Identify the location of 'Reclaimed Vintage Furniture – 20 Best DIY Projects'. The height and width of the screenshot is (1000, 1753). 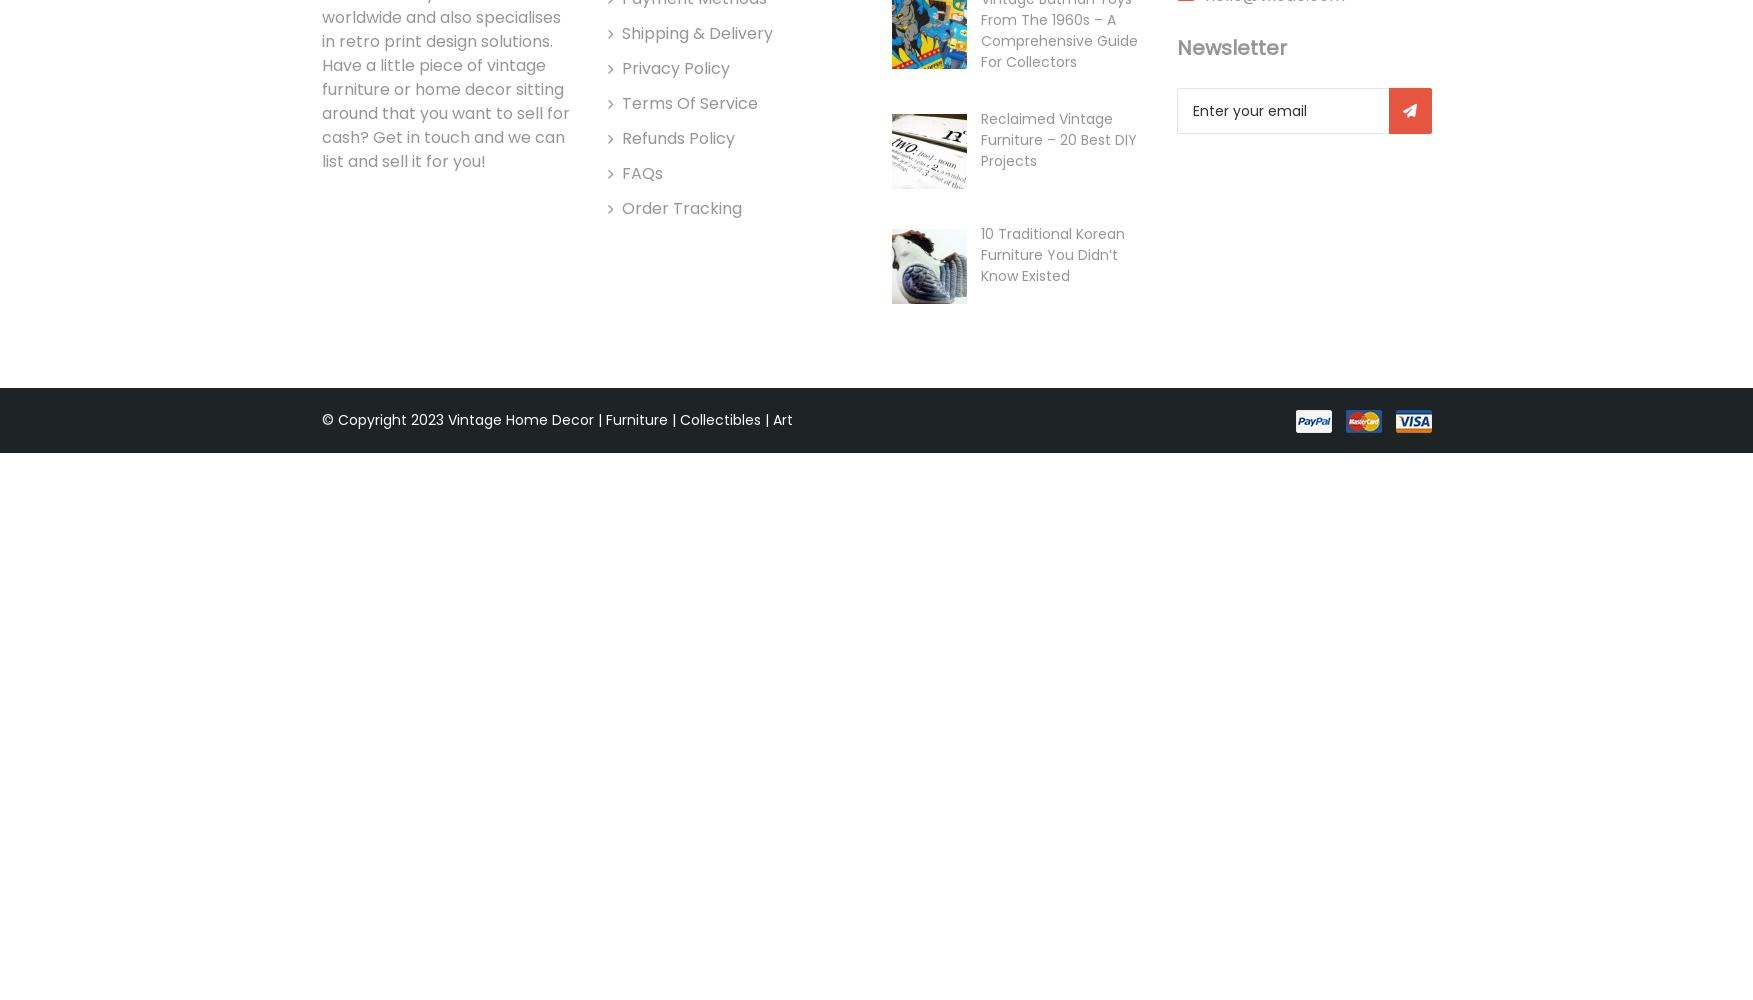
(1056, 140).